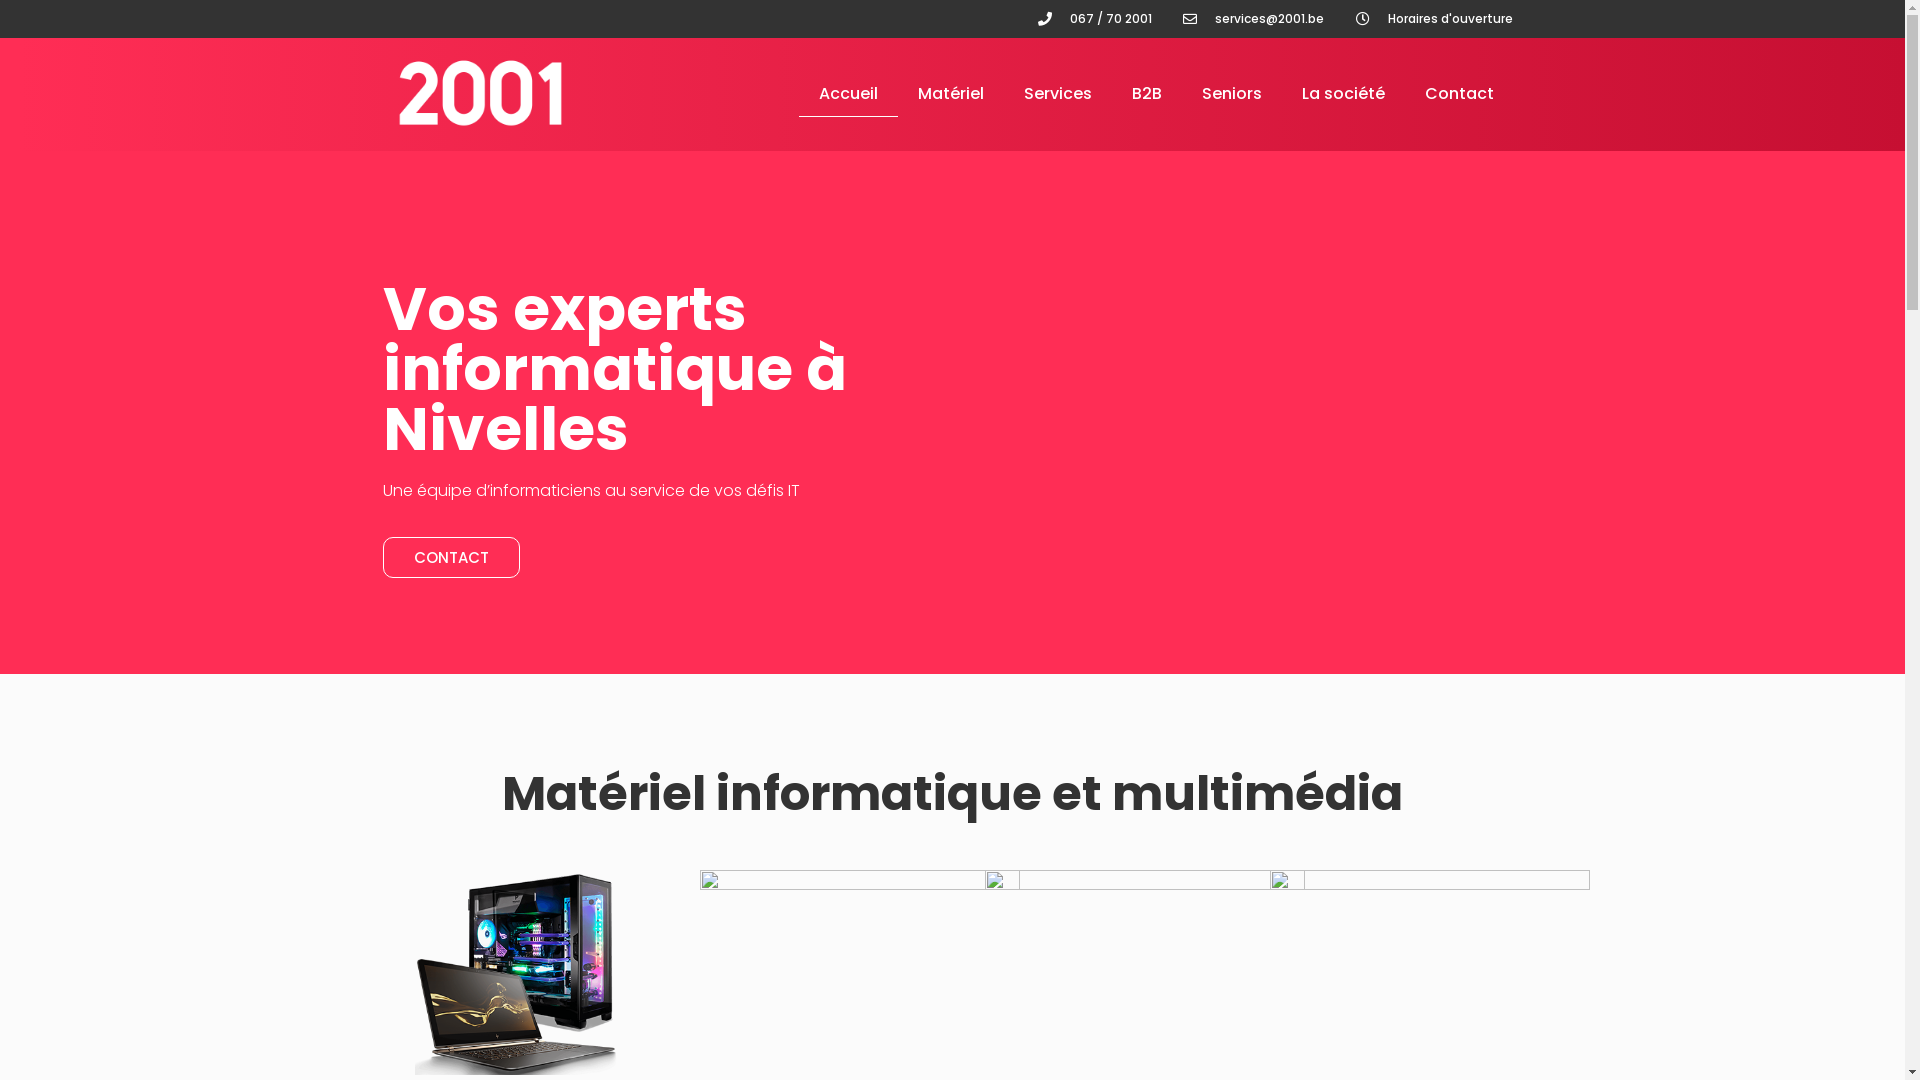 The width and height of the screenshot is (1920, 1080). I want to click on 'Contact', so click(1459, 93).